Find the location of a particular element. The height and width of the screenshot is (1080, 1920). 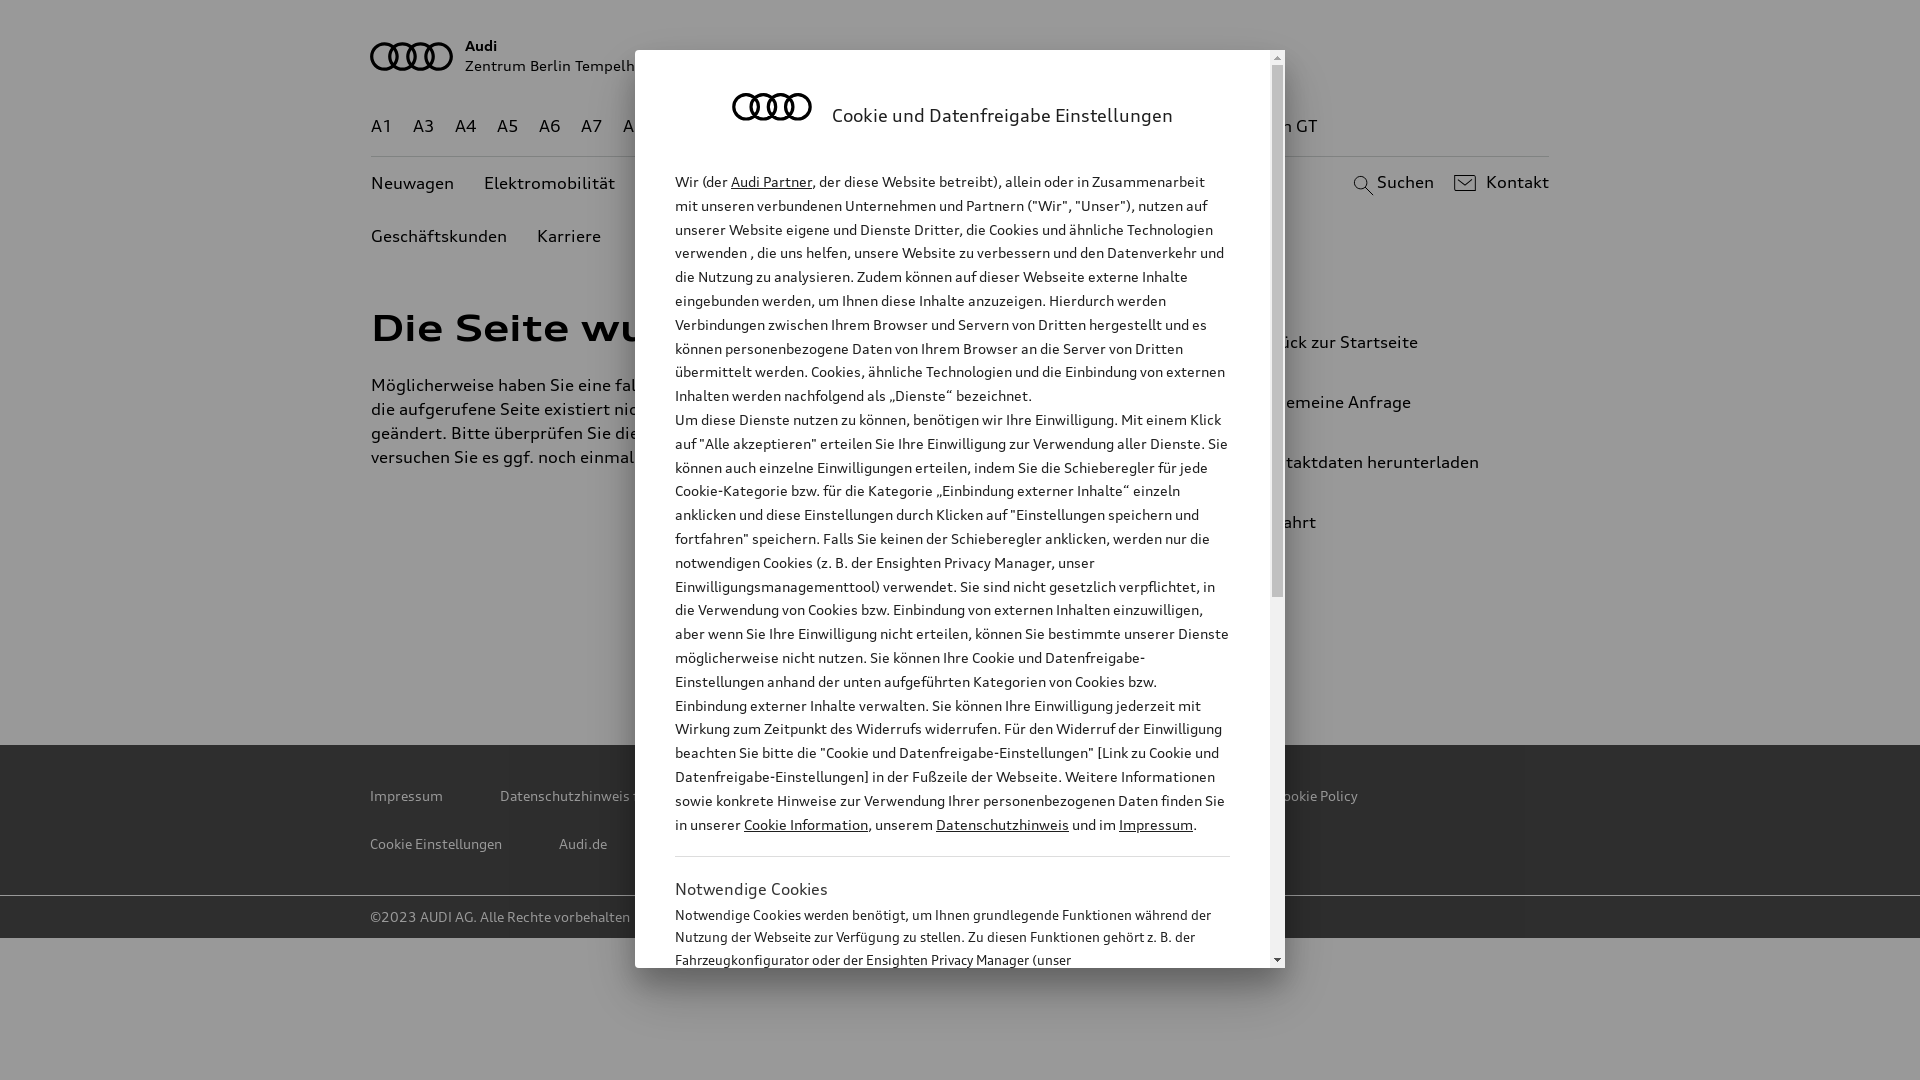

'Karriere' is located at coordinates (568, 235).